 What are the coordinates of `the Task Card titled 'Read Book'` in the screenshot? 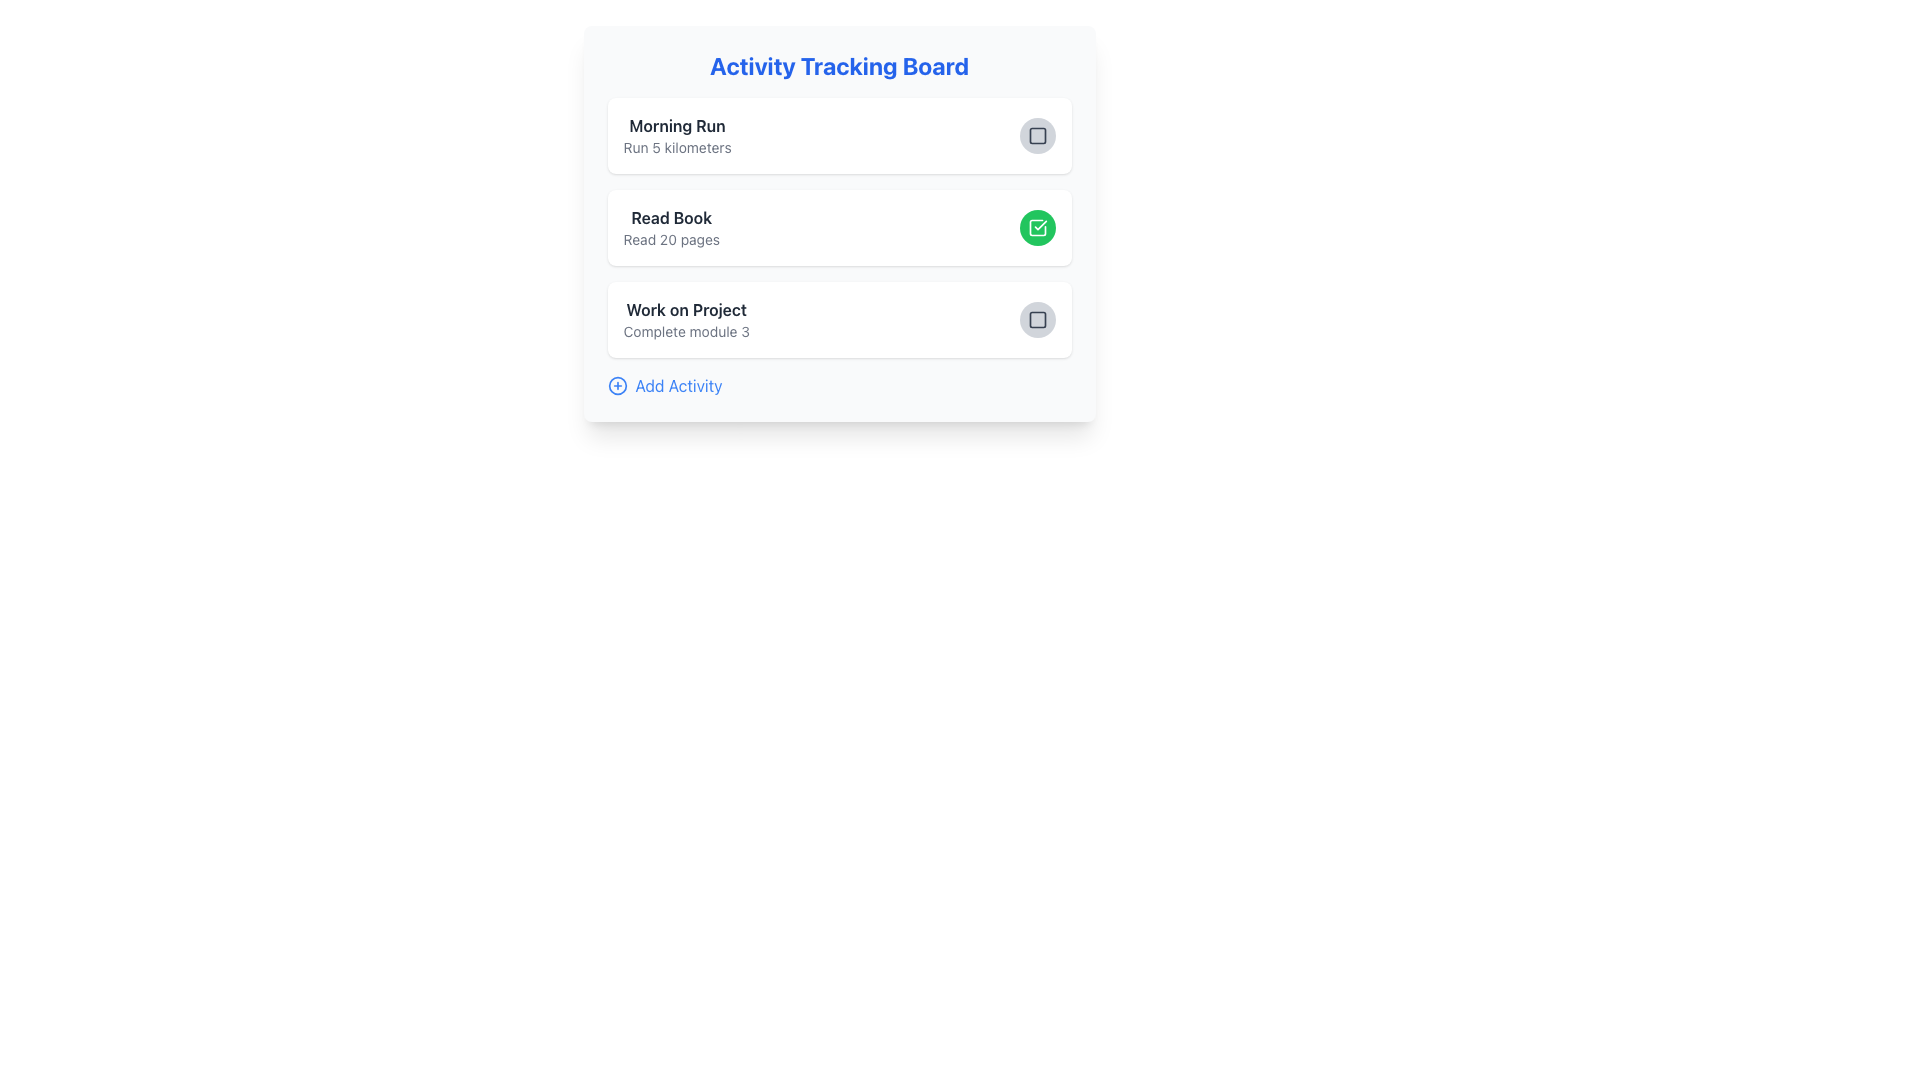 It's located at (839, 226).